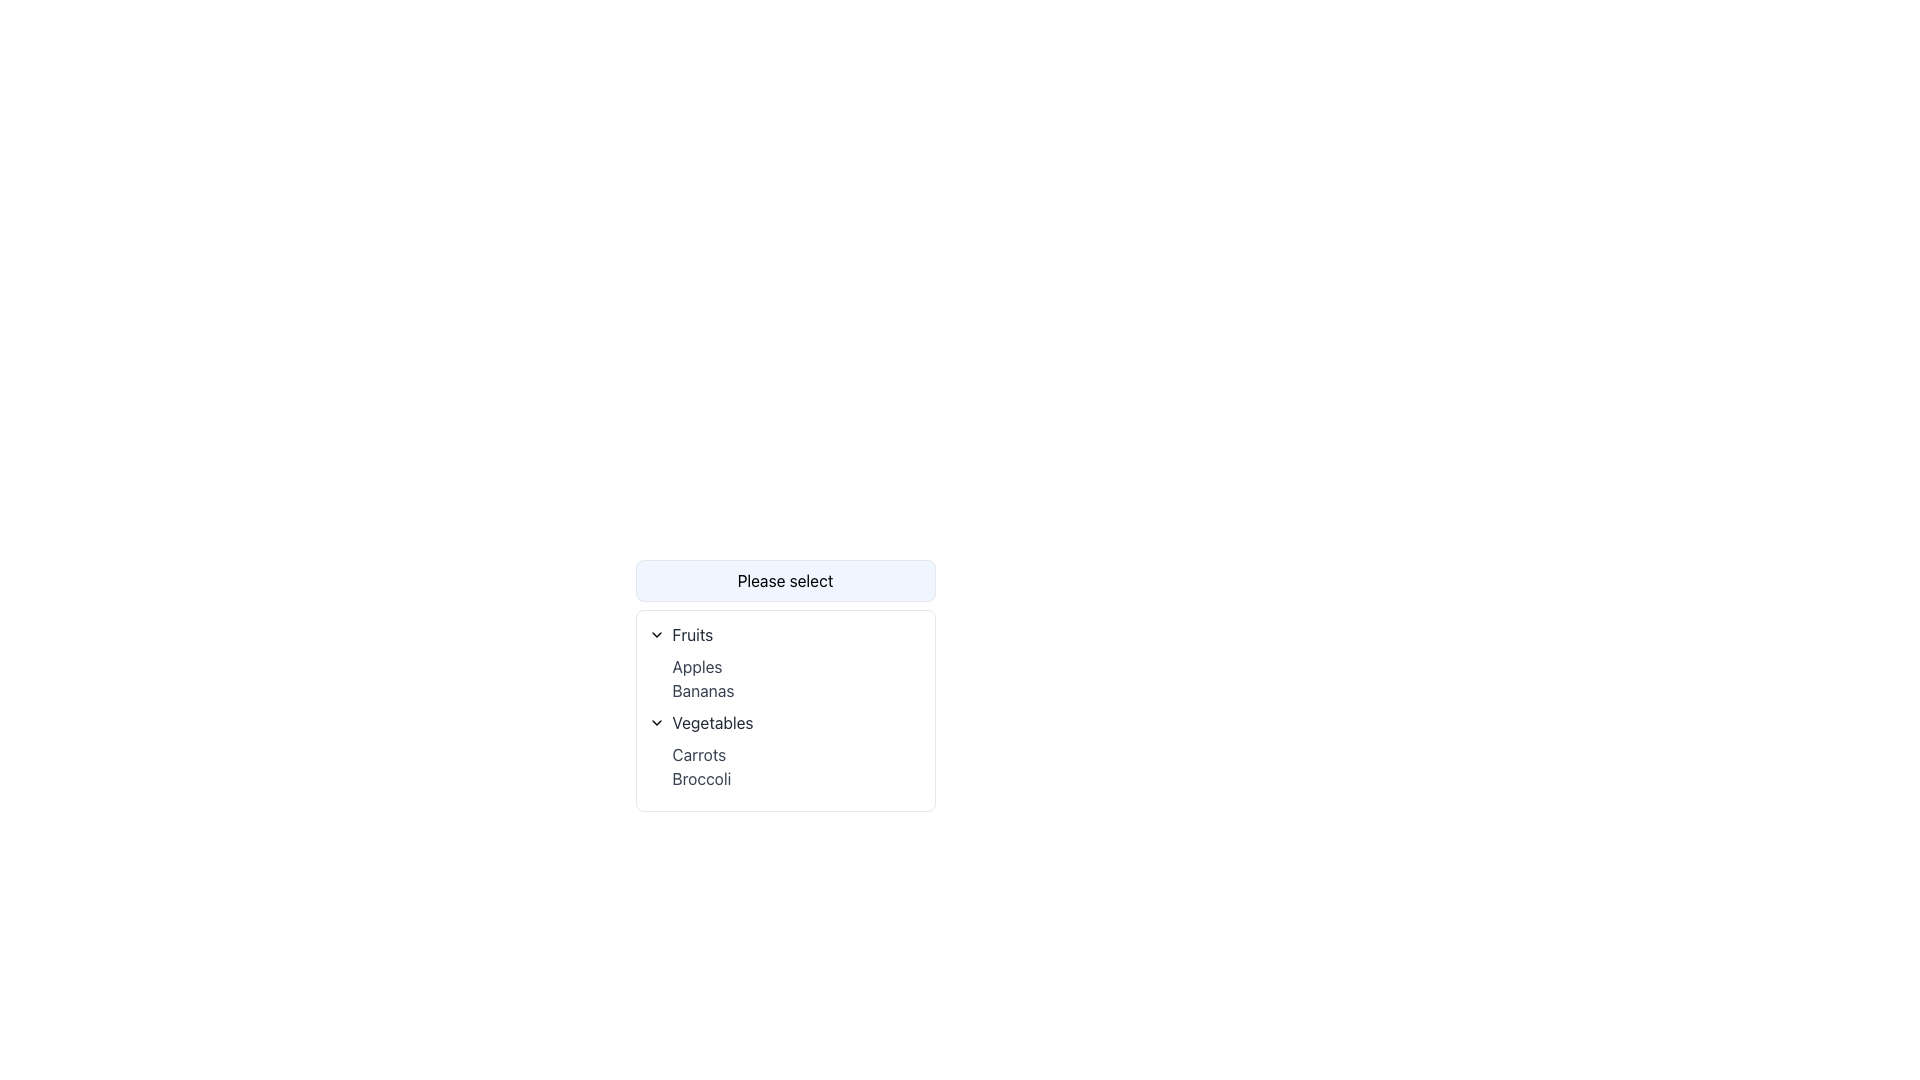  What do you see at coordinates (784, 677) in the screenshot?
I see `the selectable option "Apples" in the dropdown menu under the "Fruits" section` at bounding box center [784, 677].